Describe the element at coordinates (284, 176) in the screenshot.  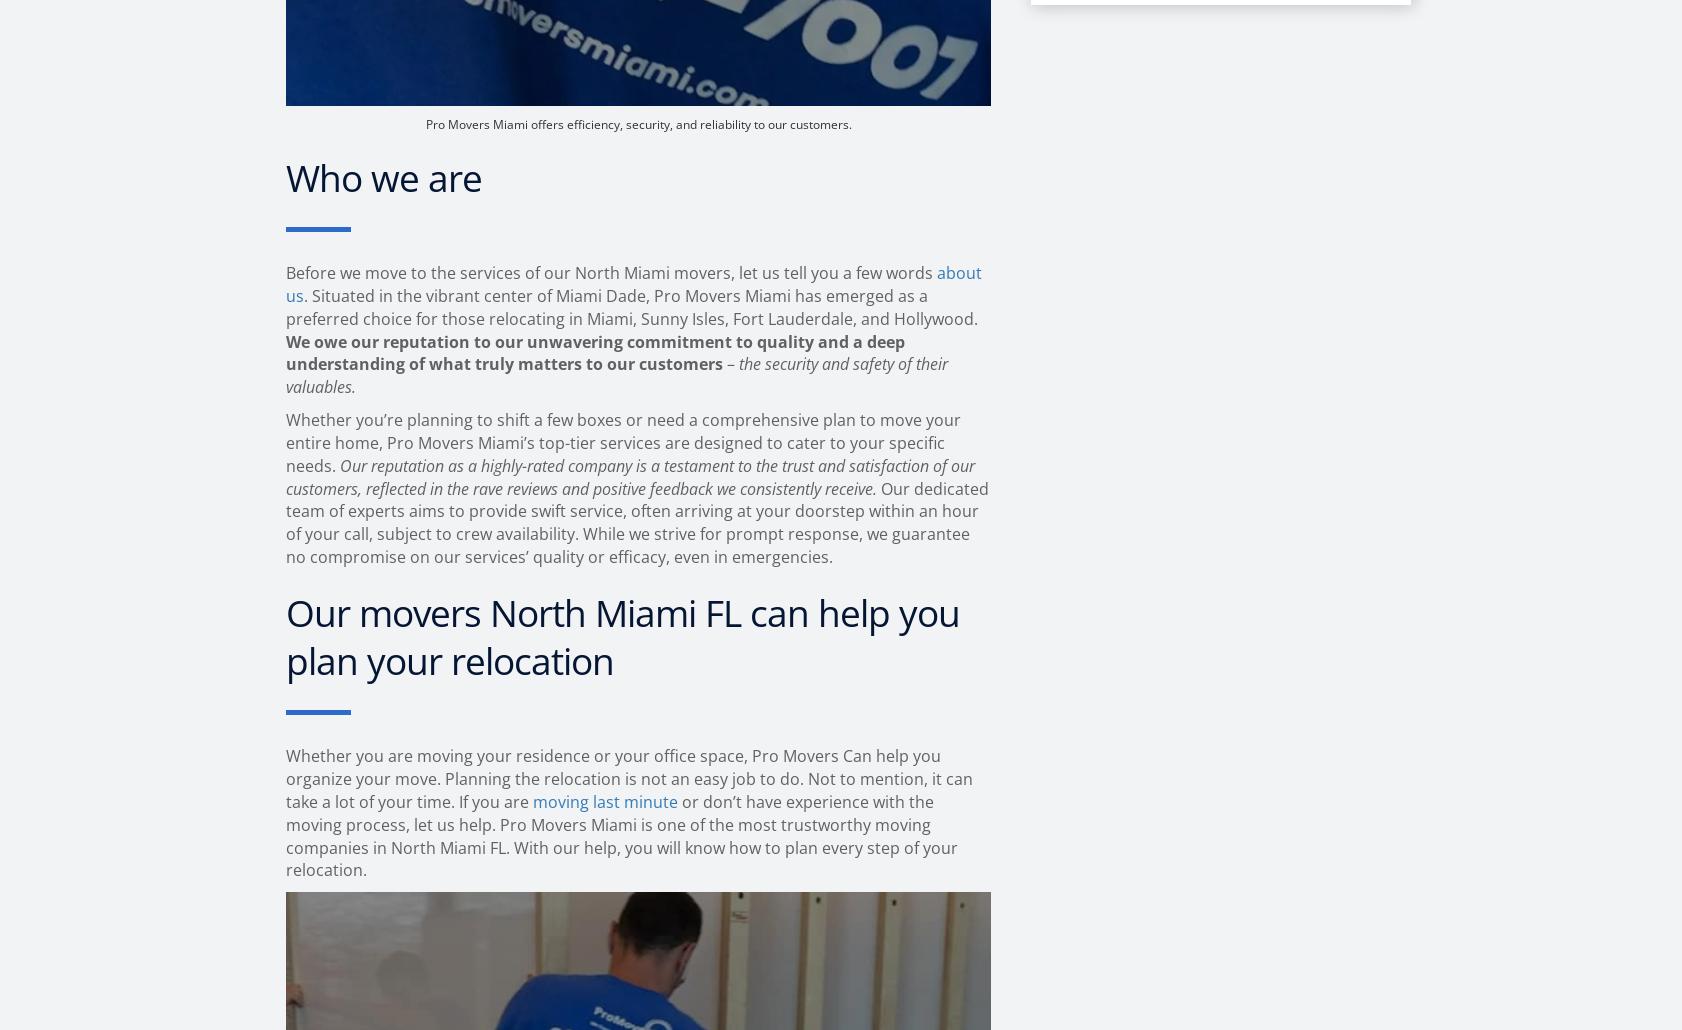
I see `'Who we are'` at that location.